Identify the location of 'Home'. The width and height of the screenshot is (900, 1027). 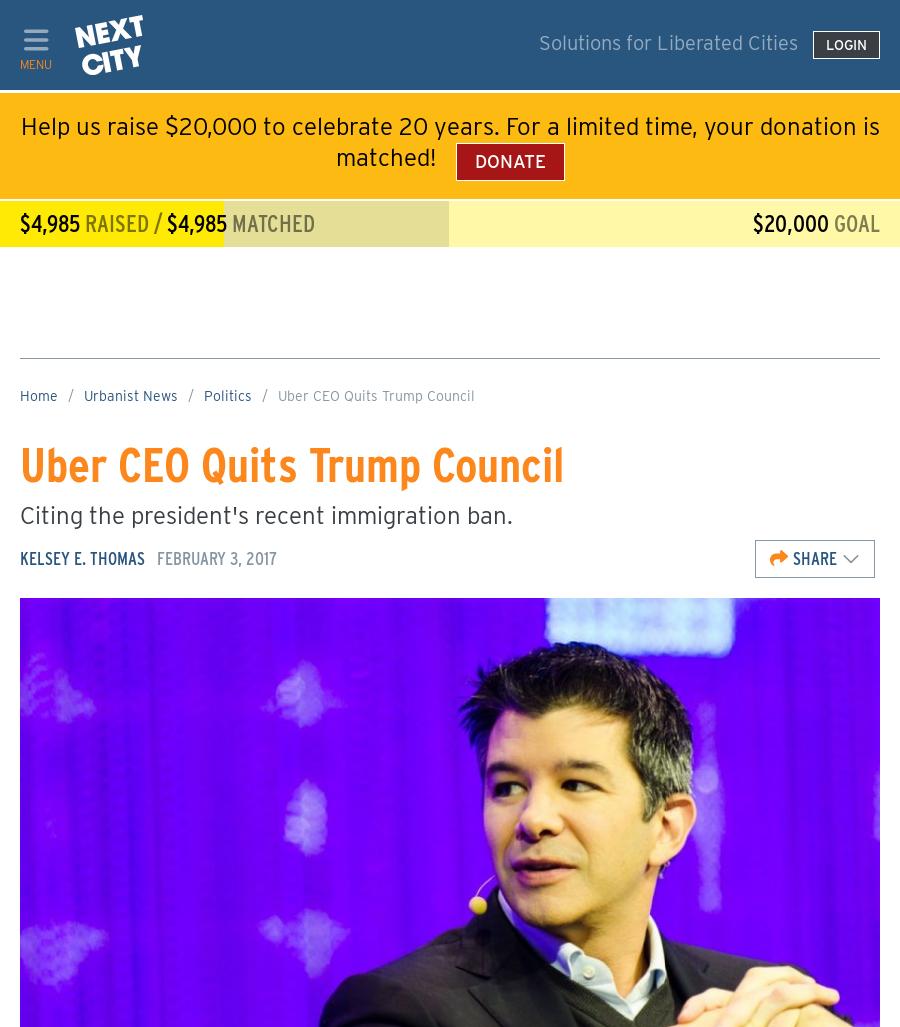
(37, 396).